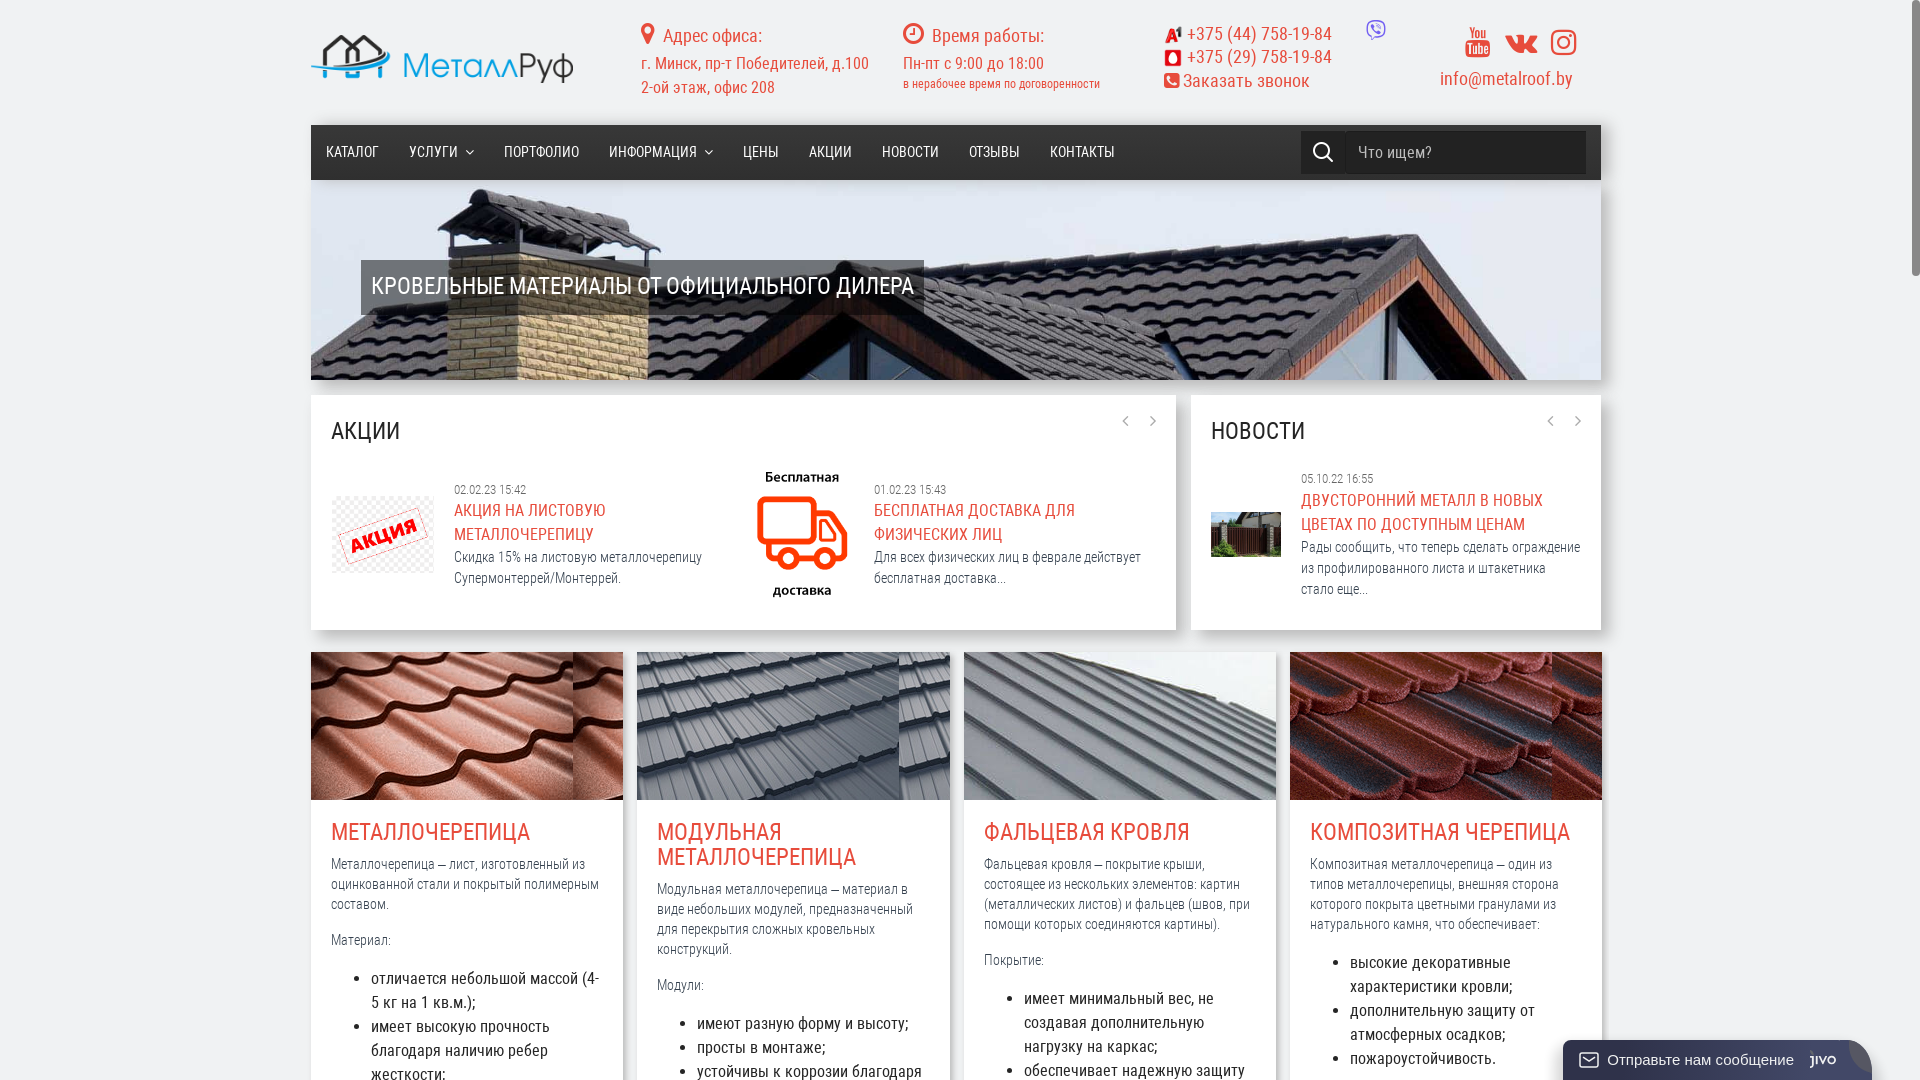  What do you see at coordinates (1440, 77) in the screenshot?
I see `'info@metalroof.by'` at bounding box center [1440, 77].